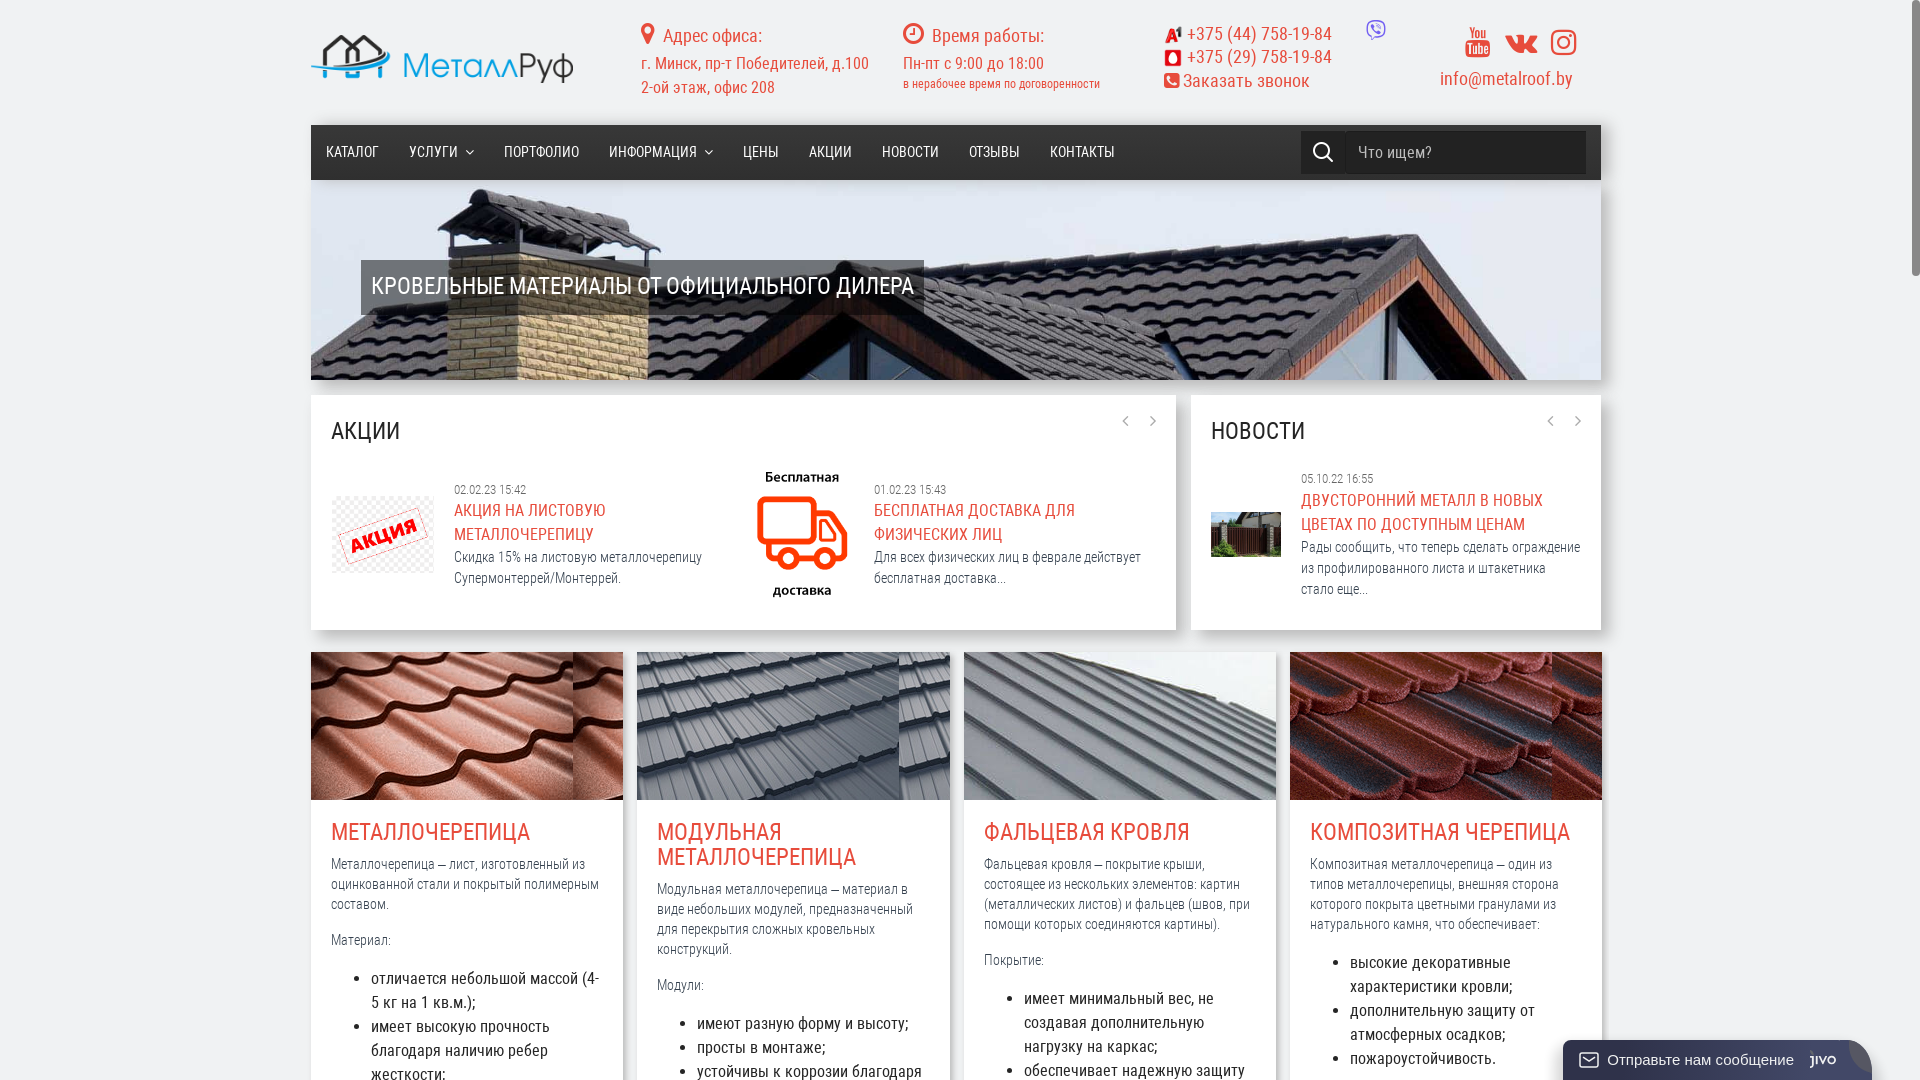  What do you see at coordinates (1440, 77) in the screenshot?
I see `'info@metalroof.by'` at bounding box center [1440, 77].